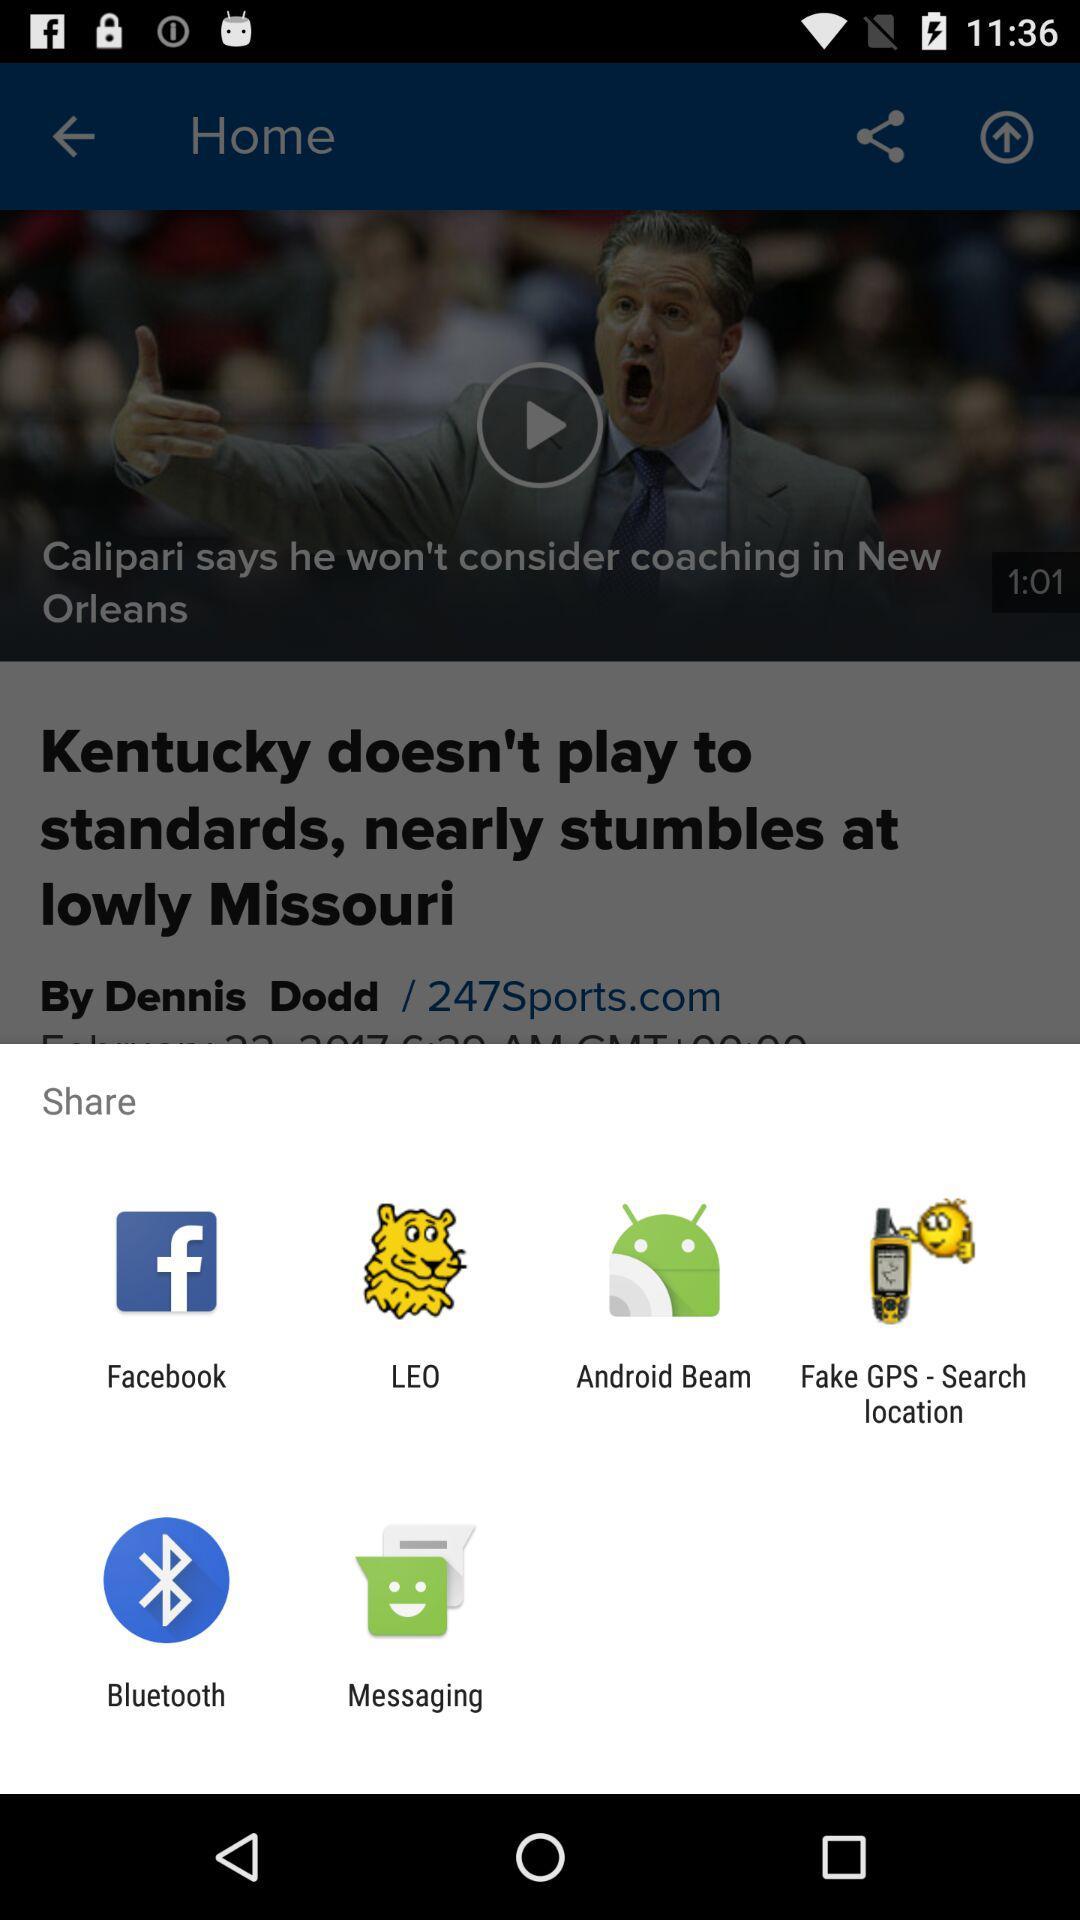  Describe the element at coordinates (414, 1392) in the screenshot. I see `app next to the android beam icon` at that location.